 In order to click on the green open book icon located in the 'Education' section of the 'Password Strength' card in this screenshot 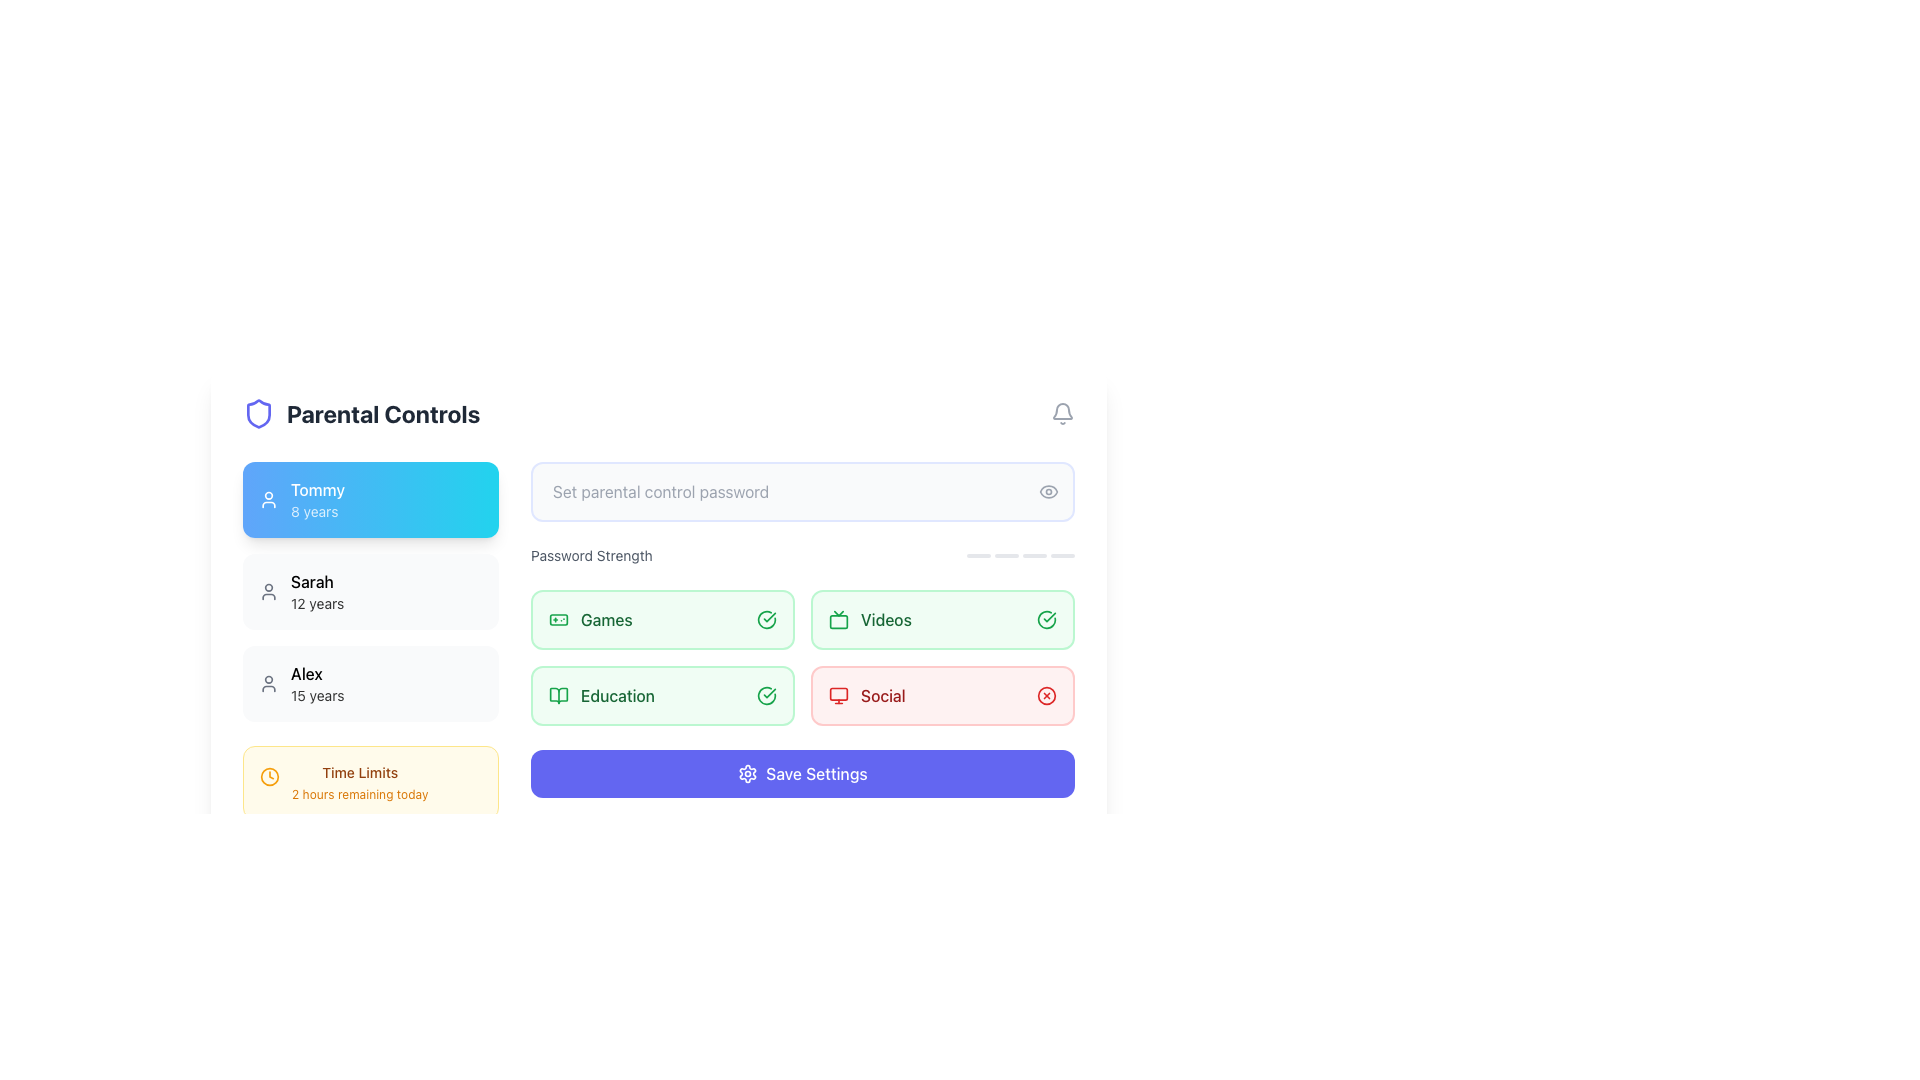, I will do `click(558, 694)`.